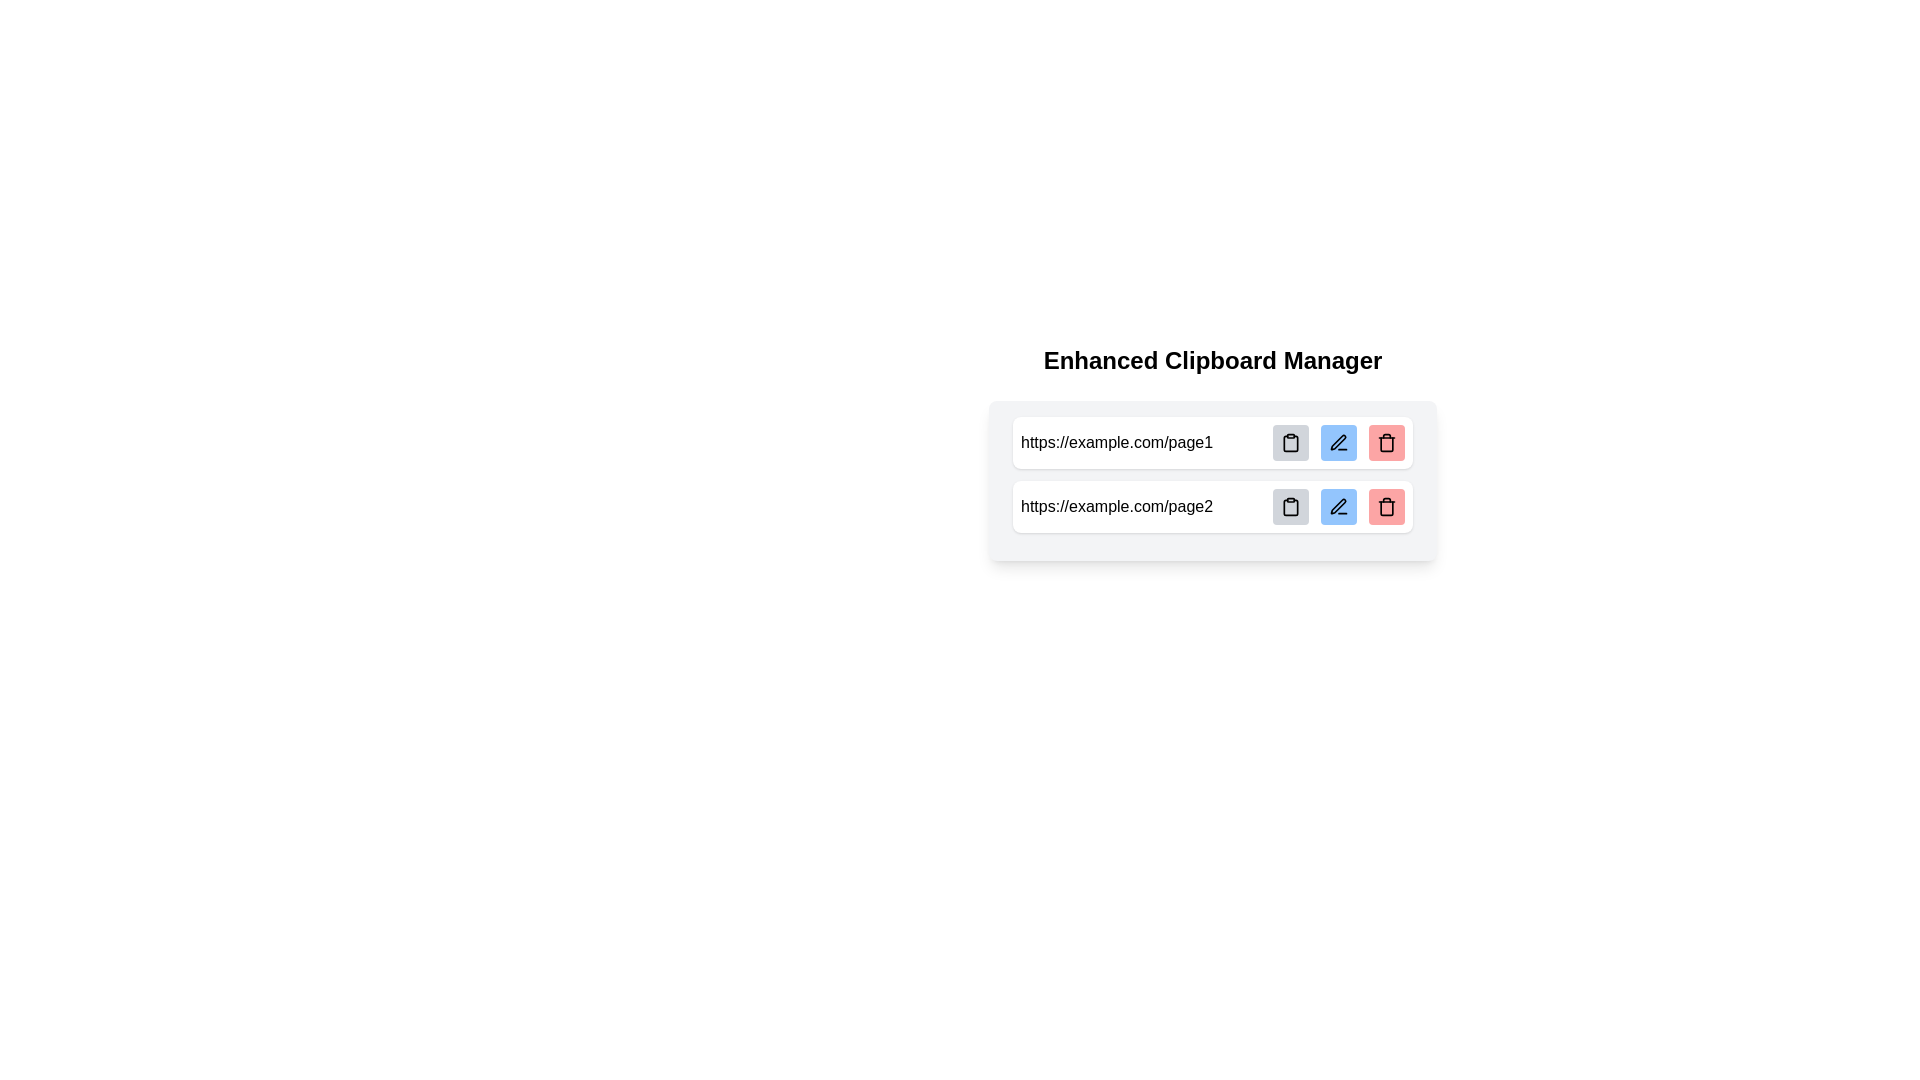 The width and height of the screenshot is (1920, 1080). Describe the element at coordinates (1386, 505) in the screenshot. I see `the delete action button, which is the last button in the second row of clipboard management buttons, positioned to the right of the blue edit button` at that location.